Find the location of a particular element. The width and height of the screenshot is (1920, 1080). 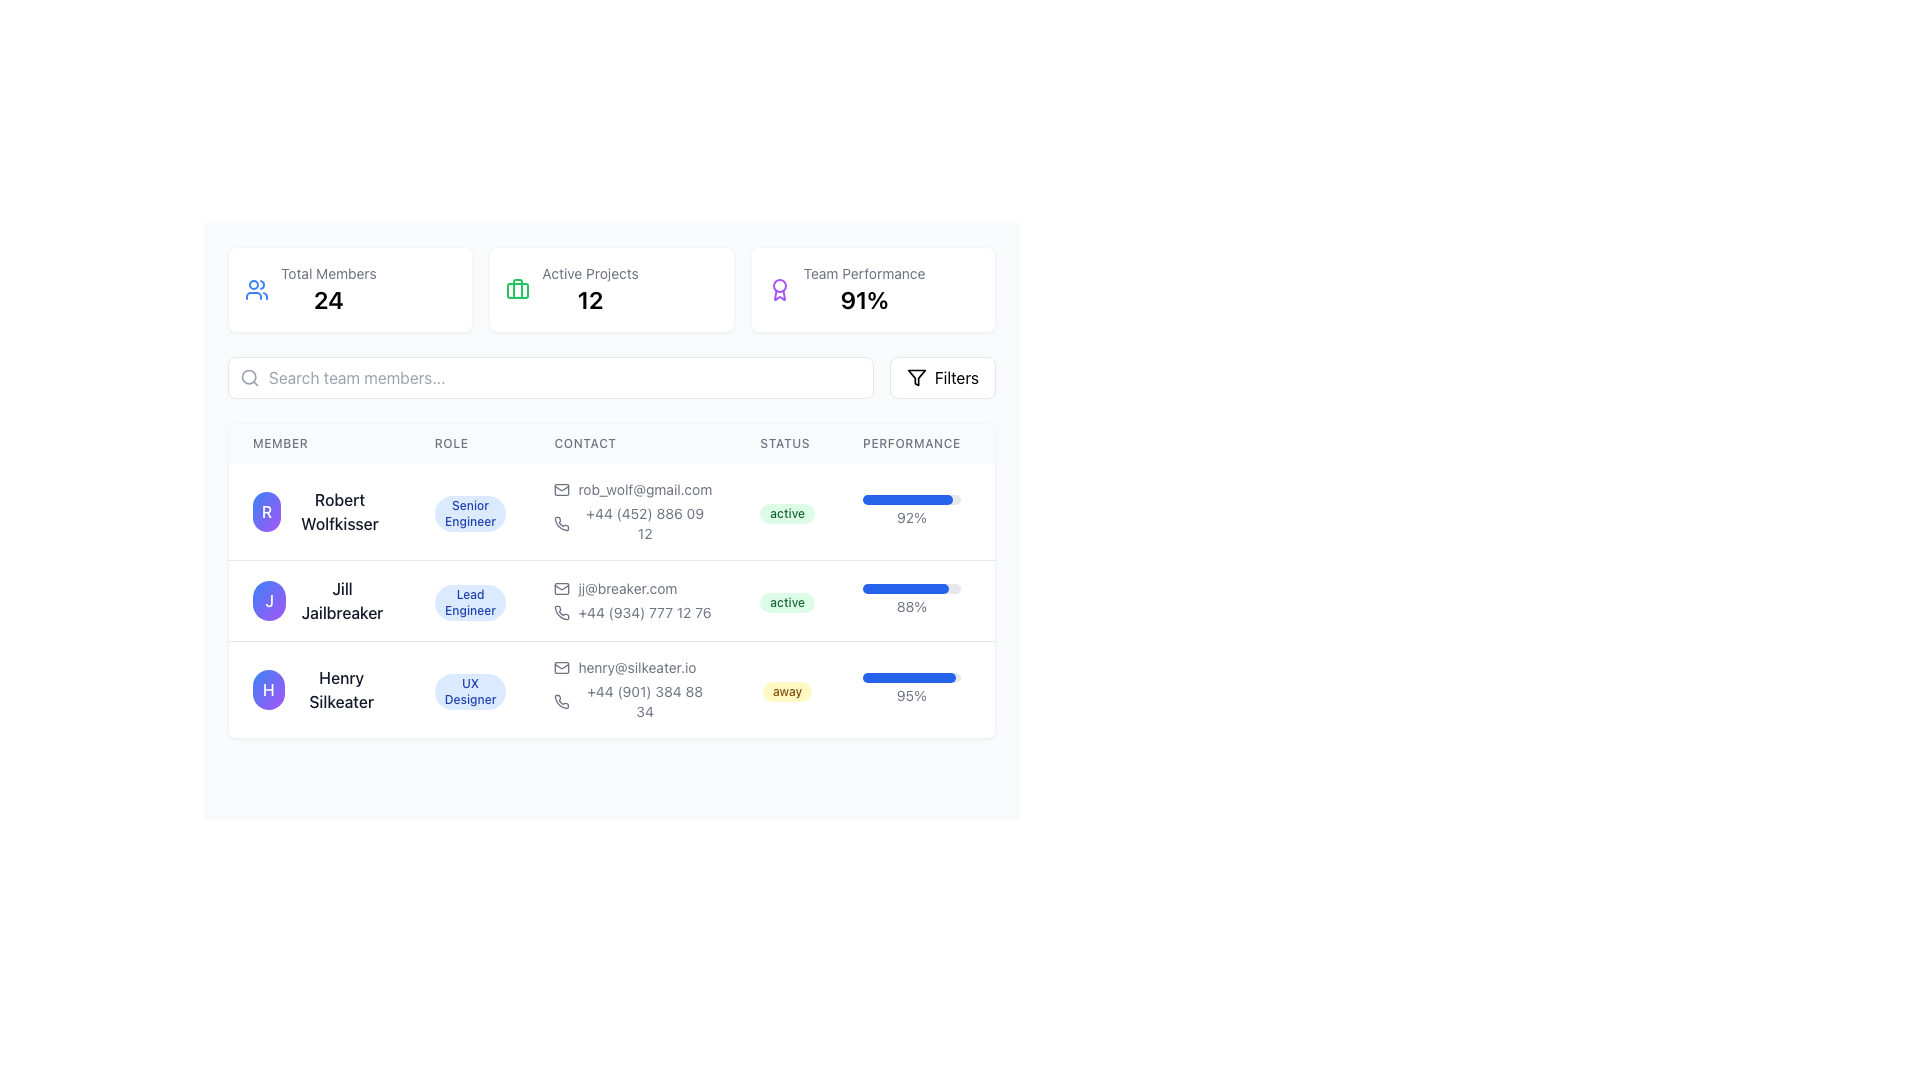

the 'Total Members' text label, which is styled with a gray font color and positioned above the number '24' in the metrics panel is located at coordinates (328, 273).